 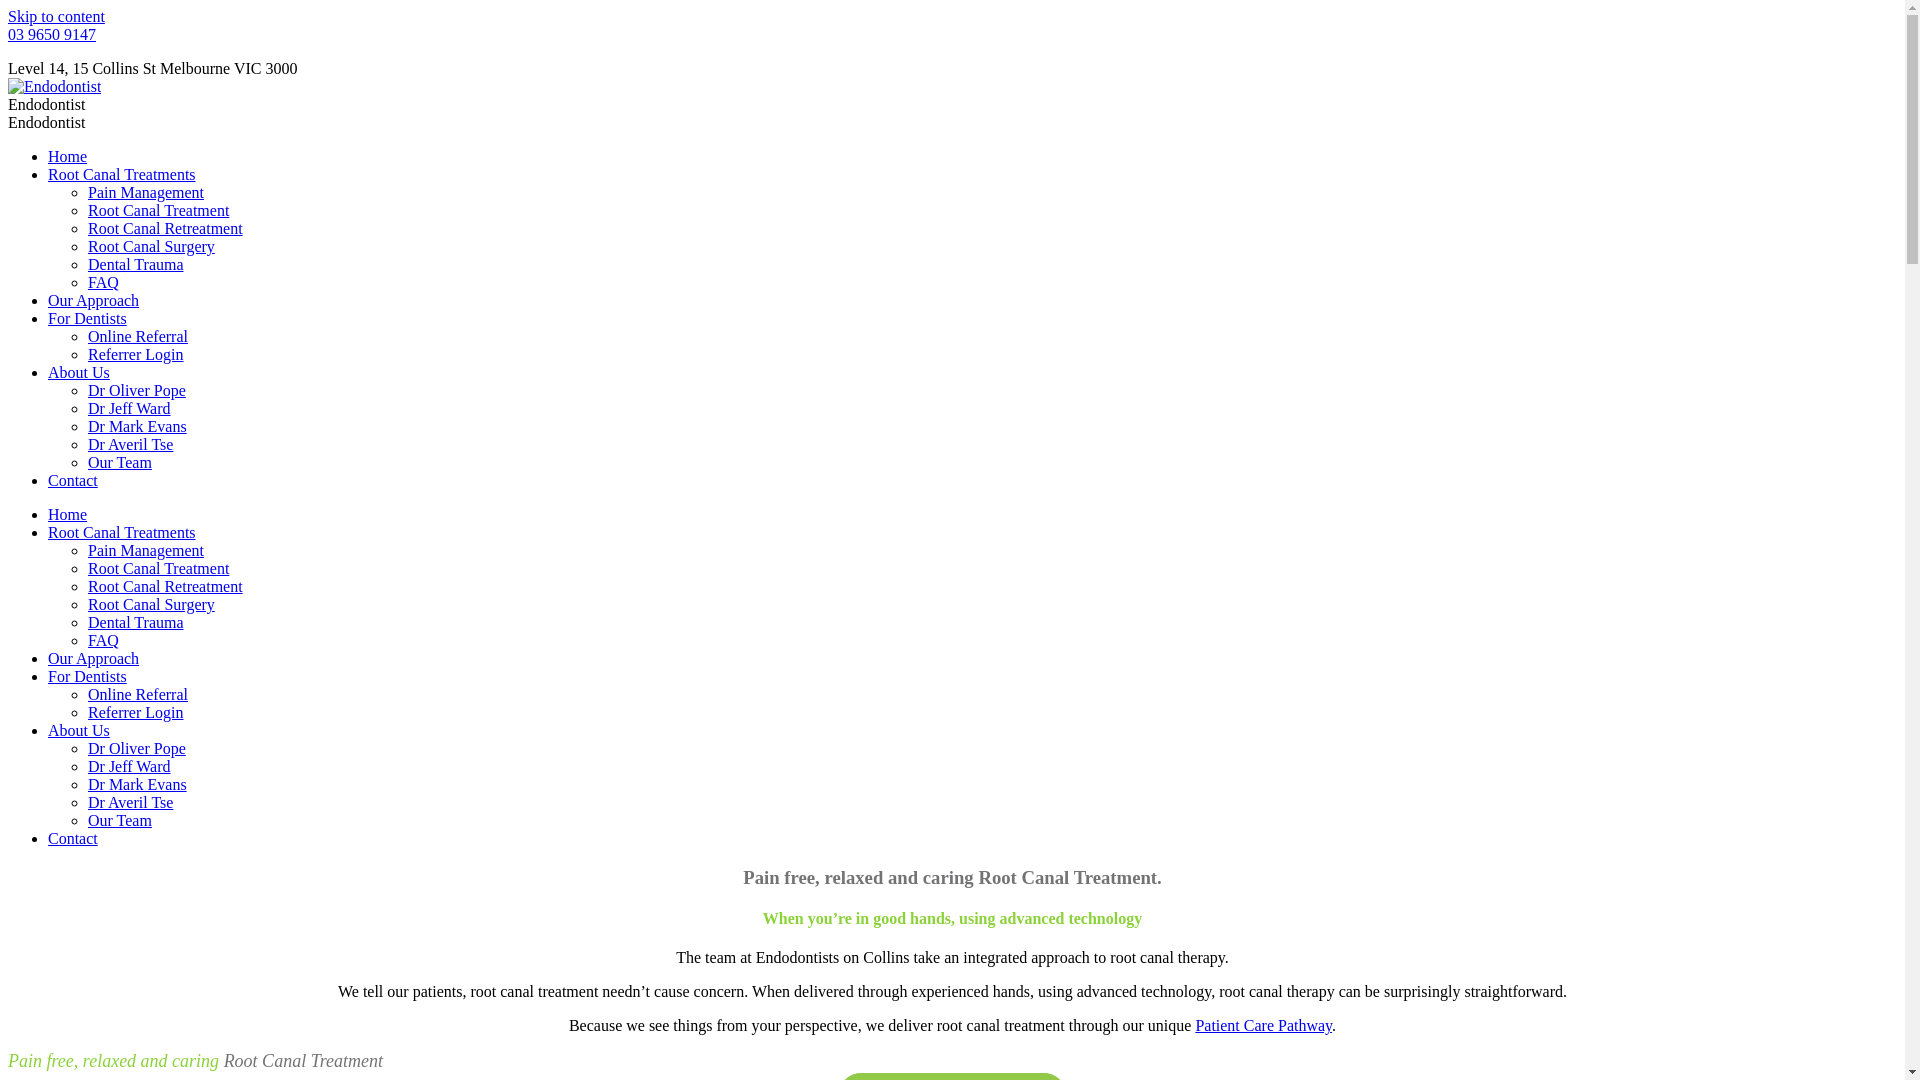 What do you see at coordinates (56, 16) in the screenshot?
I see `'Skip to content'` at bounding box center [56, 16].